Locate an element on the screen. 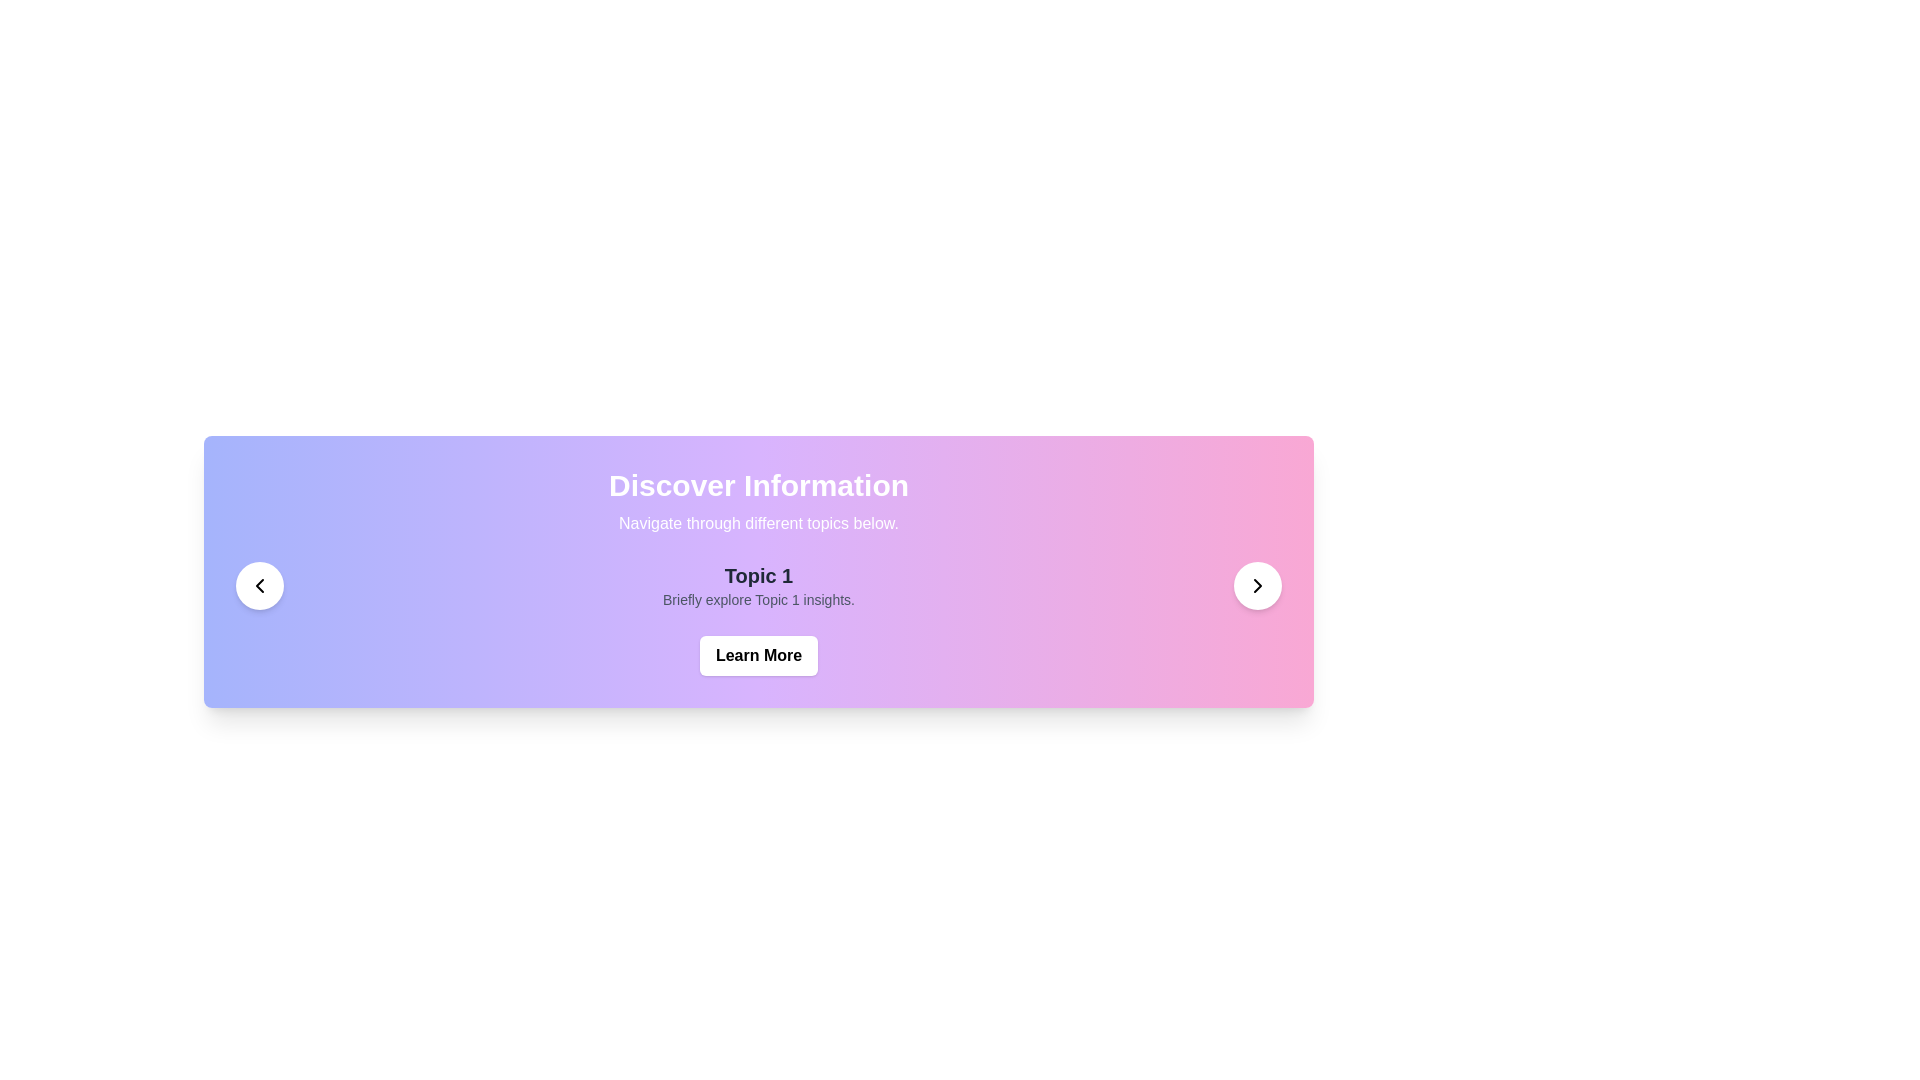  the text label that reads 'Navigate through different topics below.' which is centered in a pink-to-purple gradient background banner, located below the heading 'Discover Information.' is located at coordinates (757, 523).